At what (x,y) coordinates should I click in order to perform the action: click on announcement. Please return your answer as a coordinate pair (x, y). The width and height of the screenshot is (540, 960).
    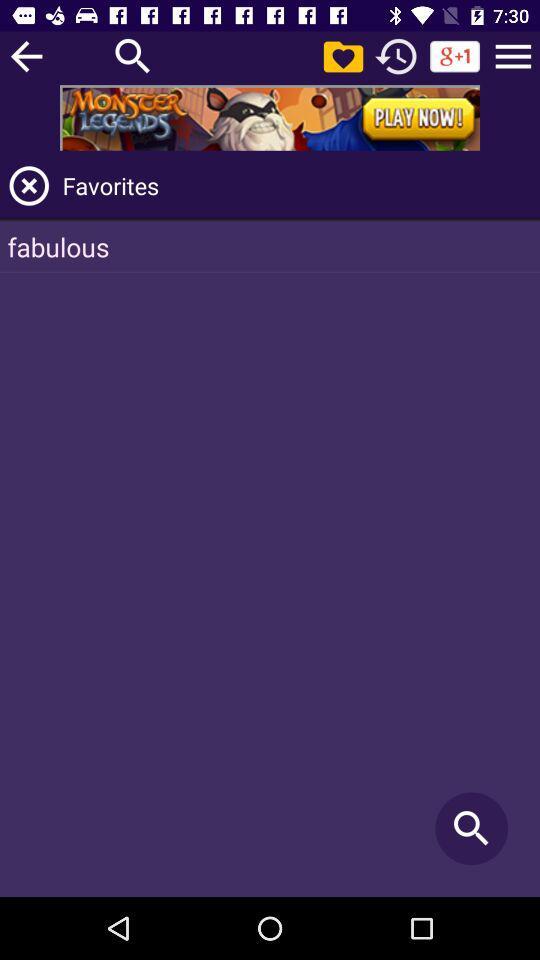
    Looking at the image, I should click on (270, 117).